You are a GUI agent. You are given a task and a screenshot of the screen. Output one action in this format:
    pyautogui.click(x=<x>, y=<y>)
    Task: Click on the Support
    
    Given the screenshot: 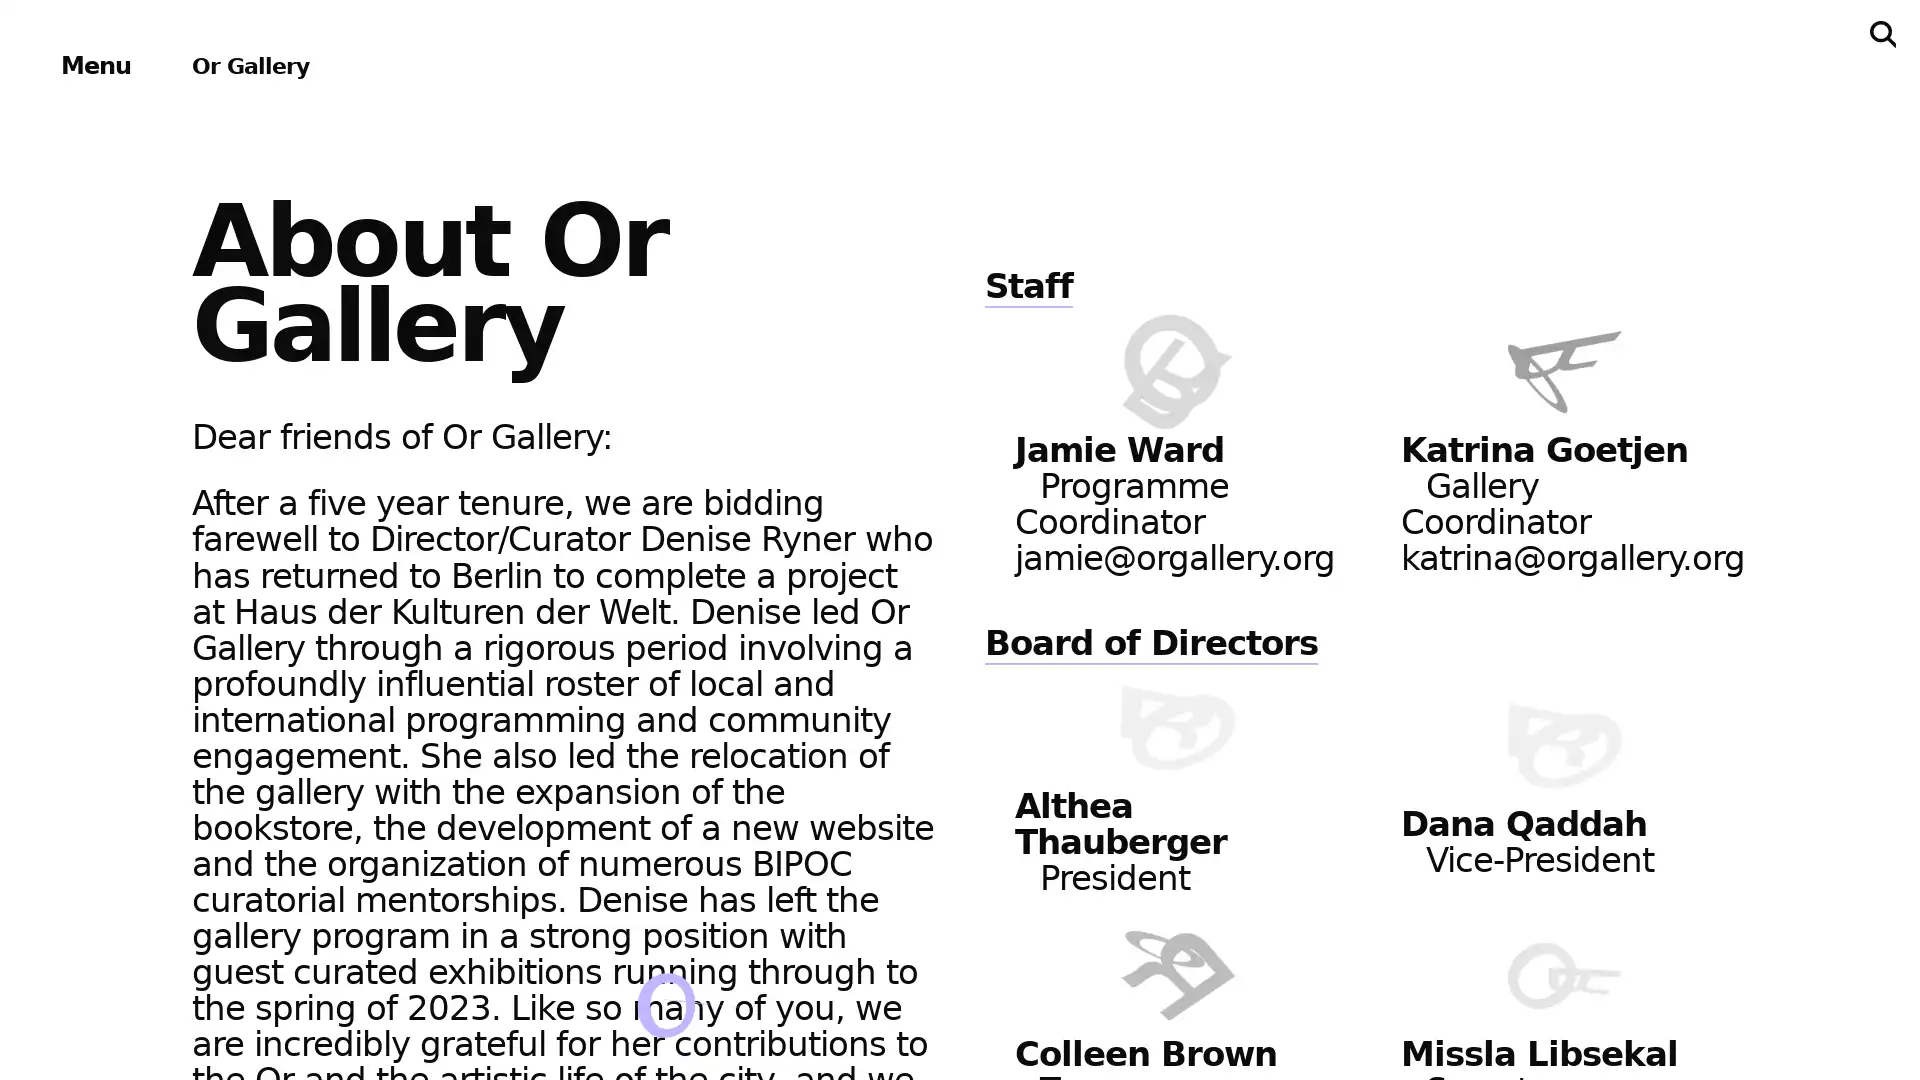 What is the action you would take?
    pyautogui.click(x=434, y=886)
    